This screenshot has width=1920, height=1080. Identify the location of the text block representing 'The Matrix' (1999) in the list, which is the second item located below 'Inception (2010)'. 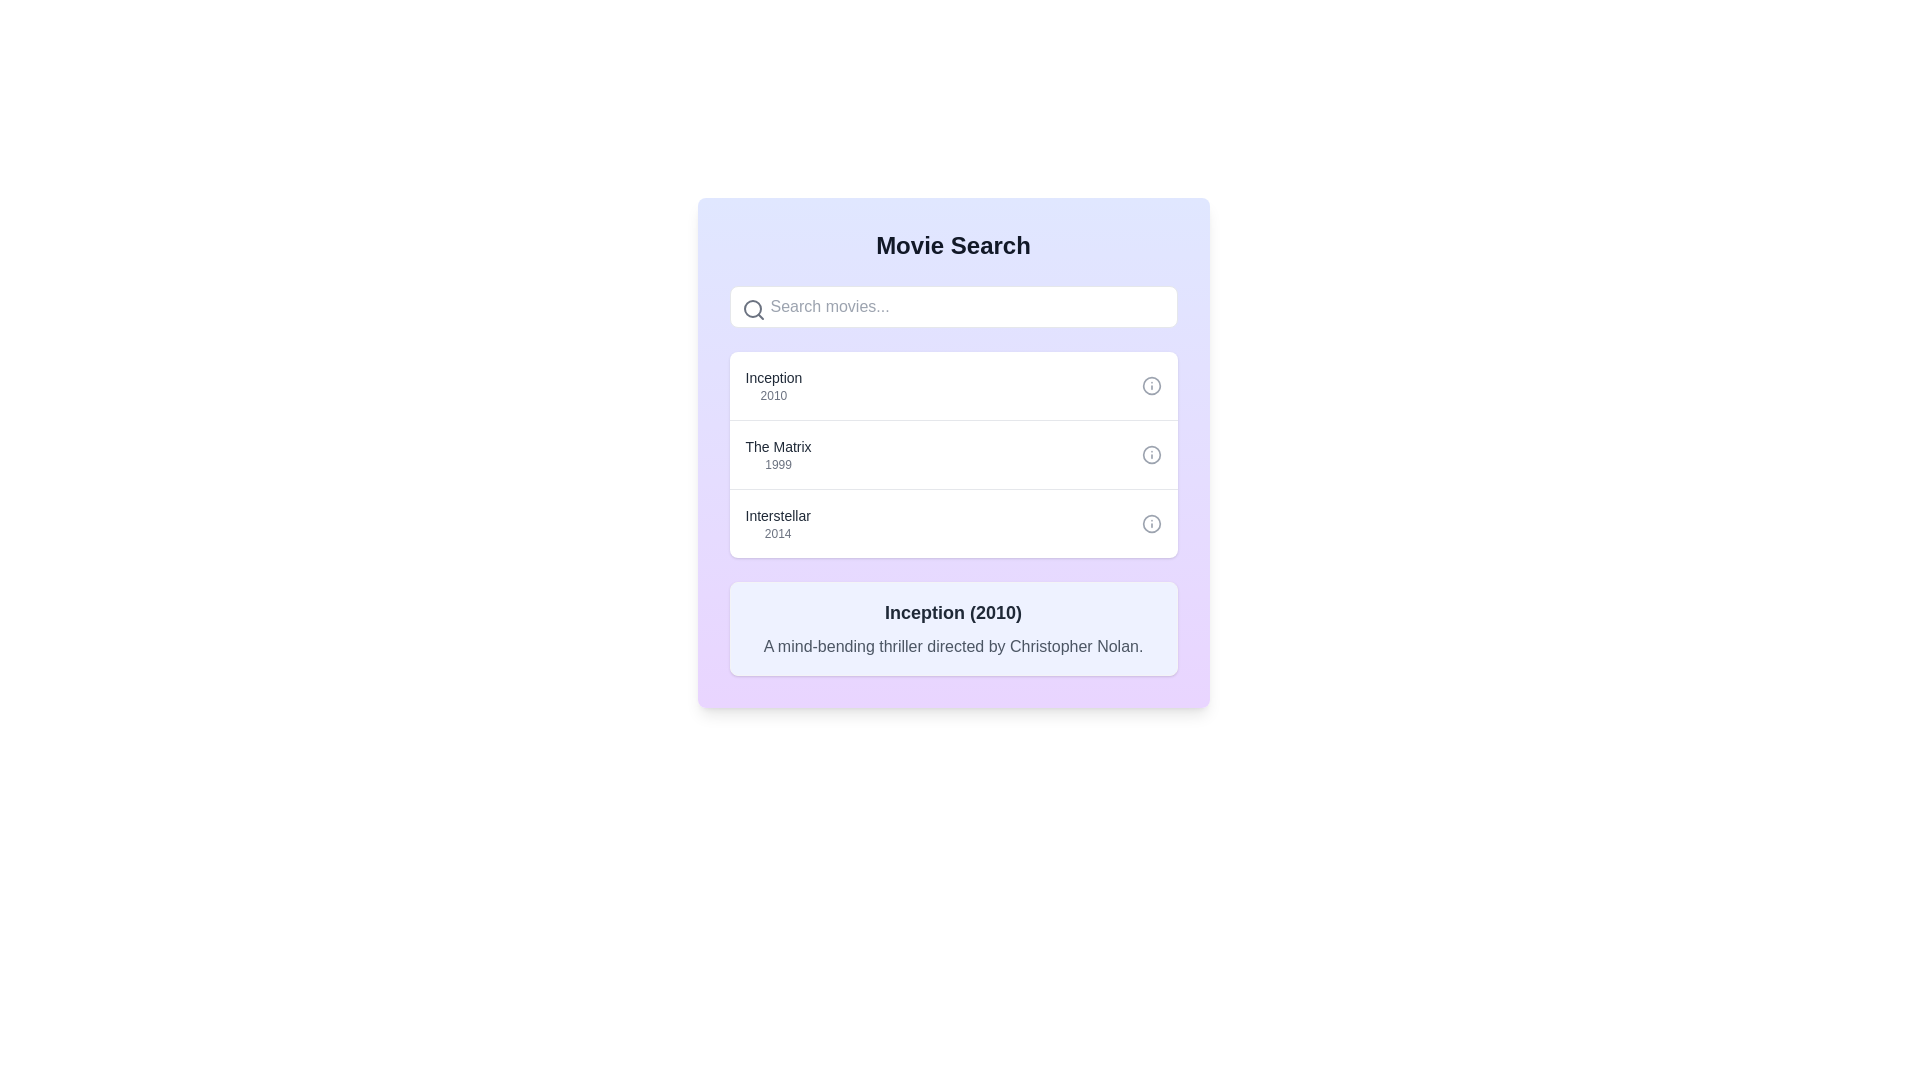
(777, 455).